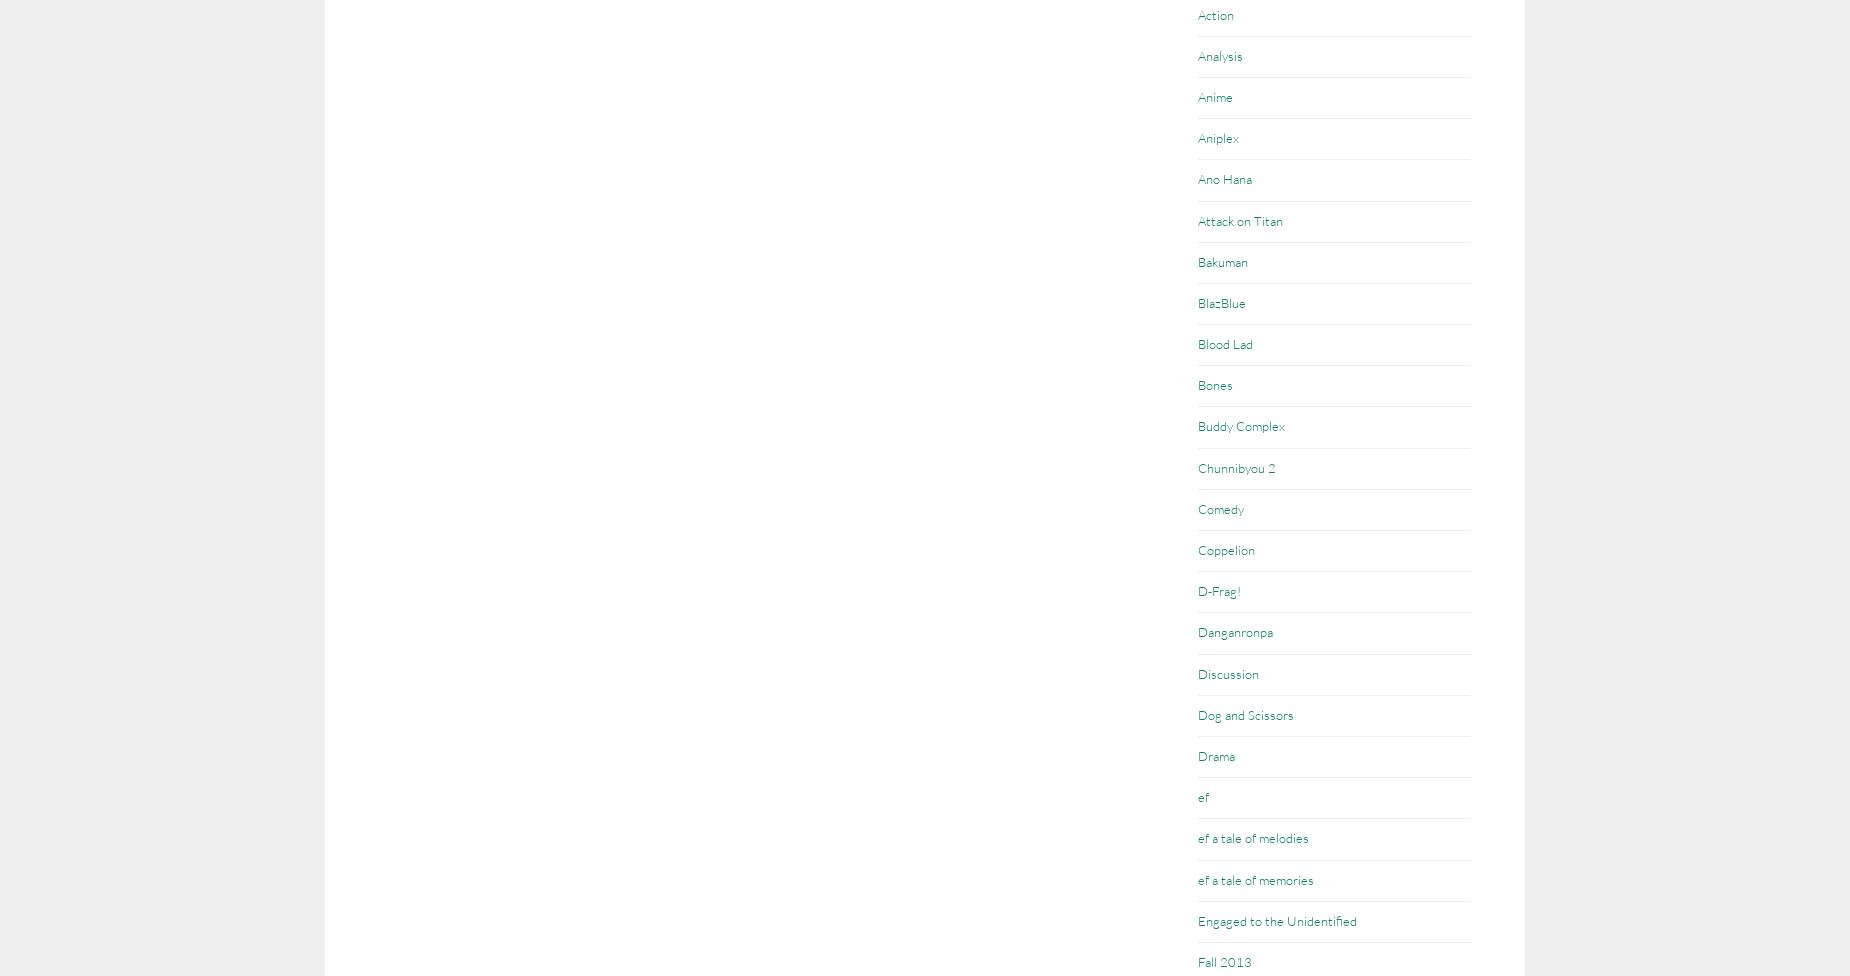 This screenshot has height=976, width=1850. Describe the element at coordinates (1197, 549) in the screenshot. I see `'Coppelion'` at that location.